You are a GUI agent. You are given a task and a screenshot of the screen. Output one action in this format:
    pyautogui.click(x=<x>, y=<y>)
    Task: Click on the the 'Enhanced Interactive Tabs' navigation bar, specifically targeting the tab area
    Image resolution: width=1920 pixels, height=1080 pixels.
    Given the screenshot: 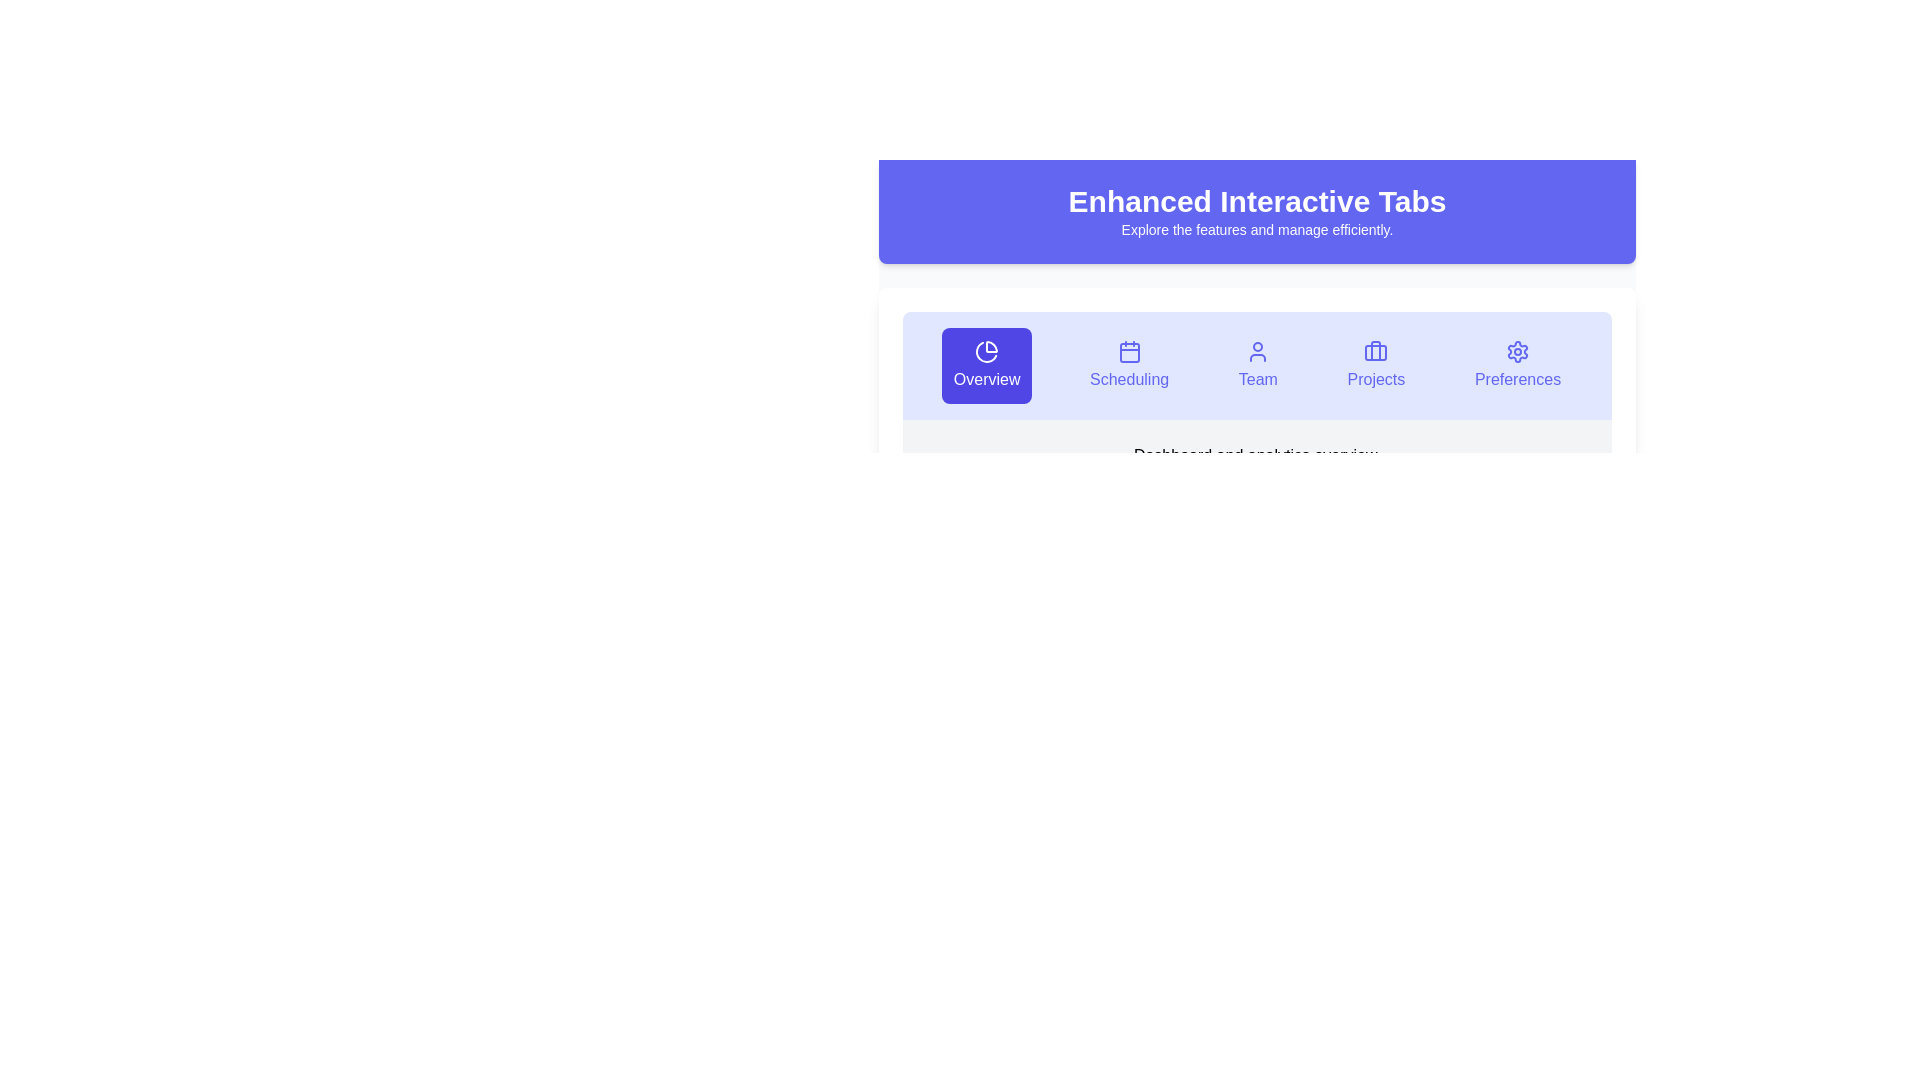 What is the action you would take?
    pyautogui.click(x=1256, y=294)
    